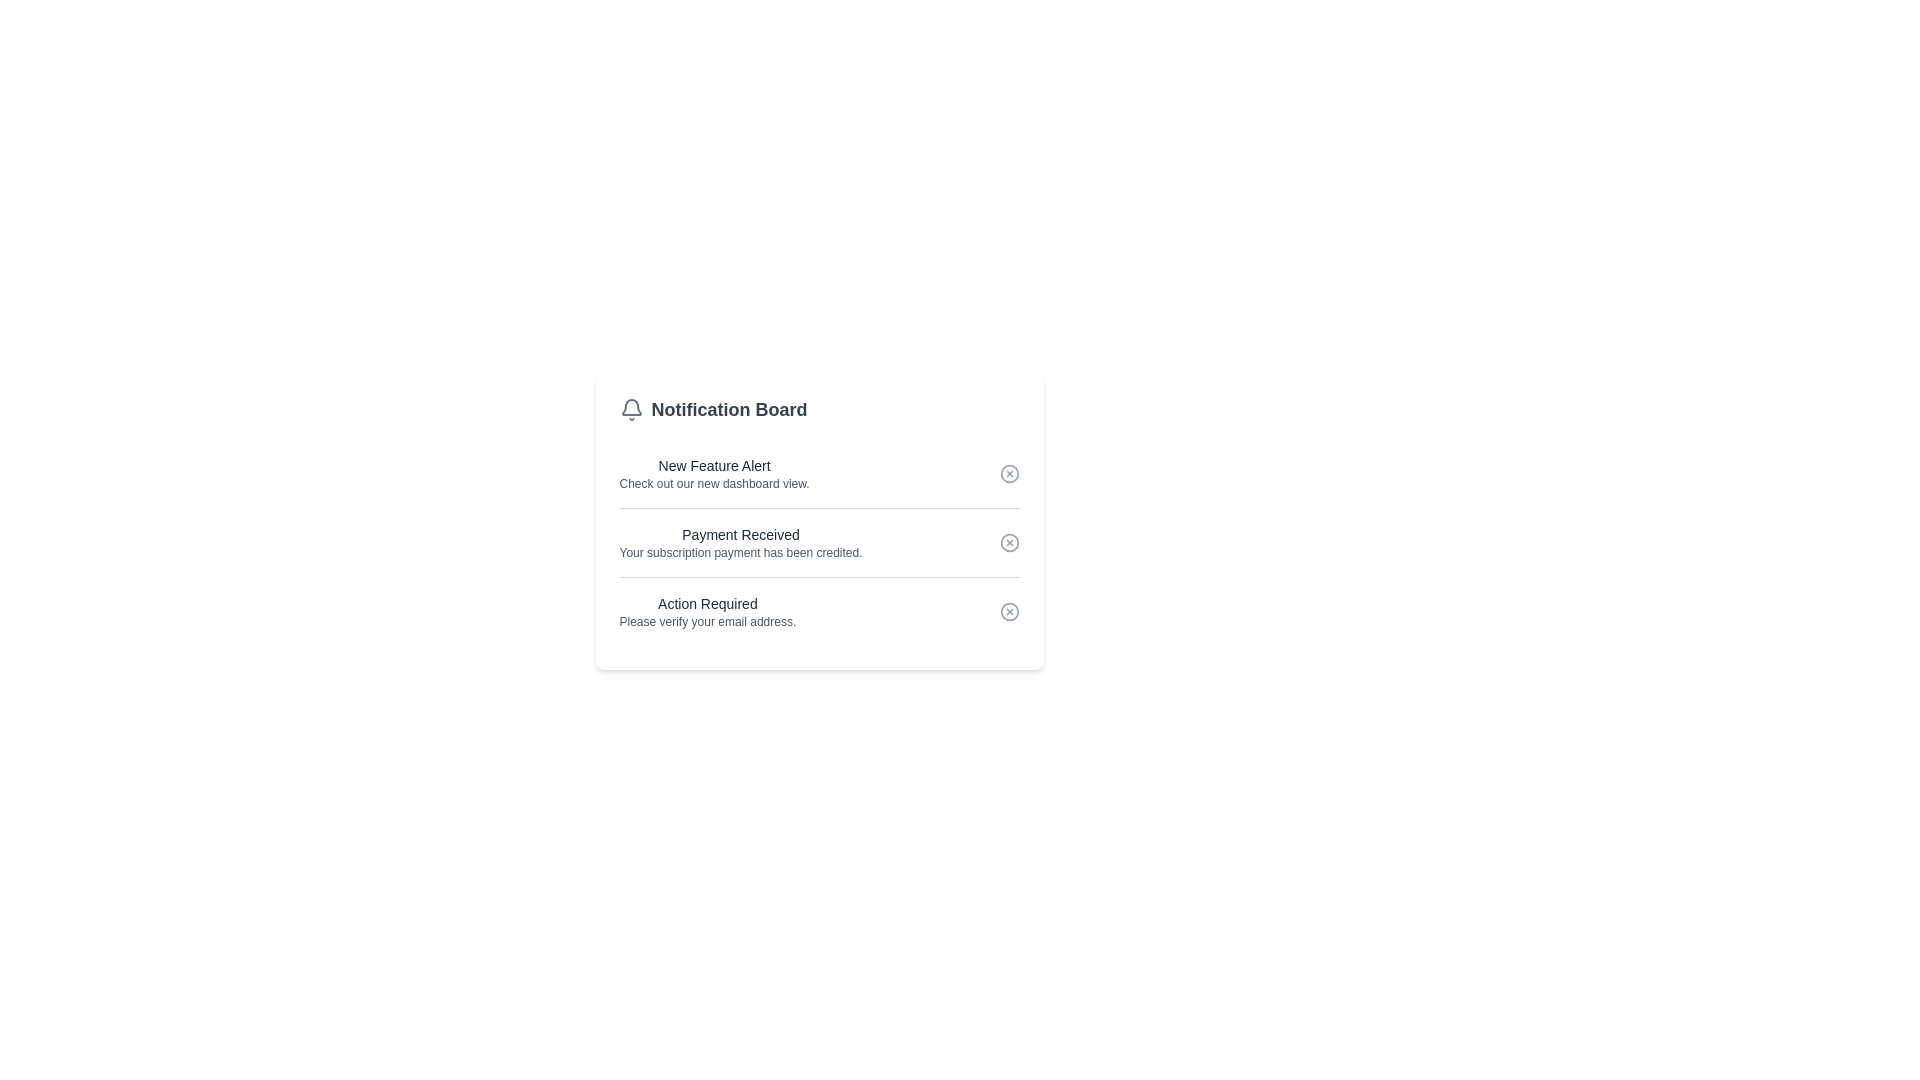  I want to click on the text label that reads 'Please verify your email address.' which is styled in a small font and light gray color, located directly below the bold heading 'Action Required', so click(707, 620).